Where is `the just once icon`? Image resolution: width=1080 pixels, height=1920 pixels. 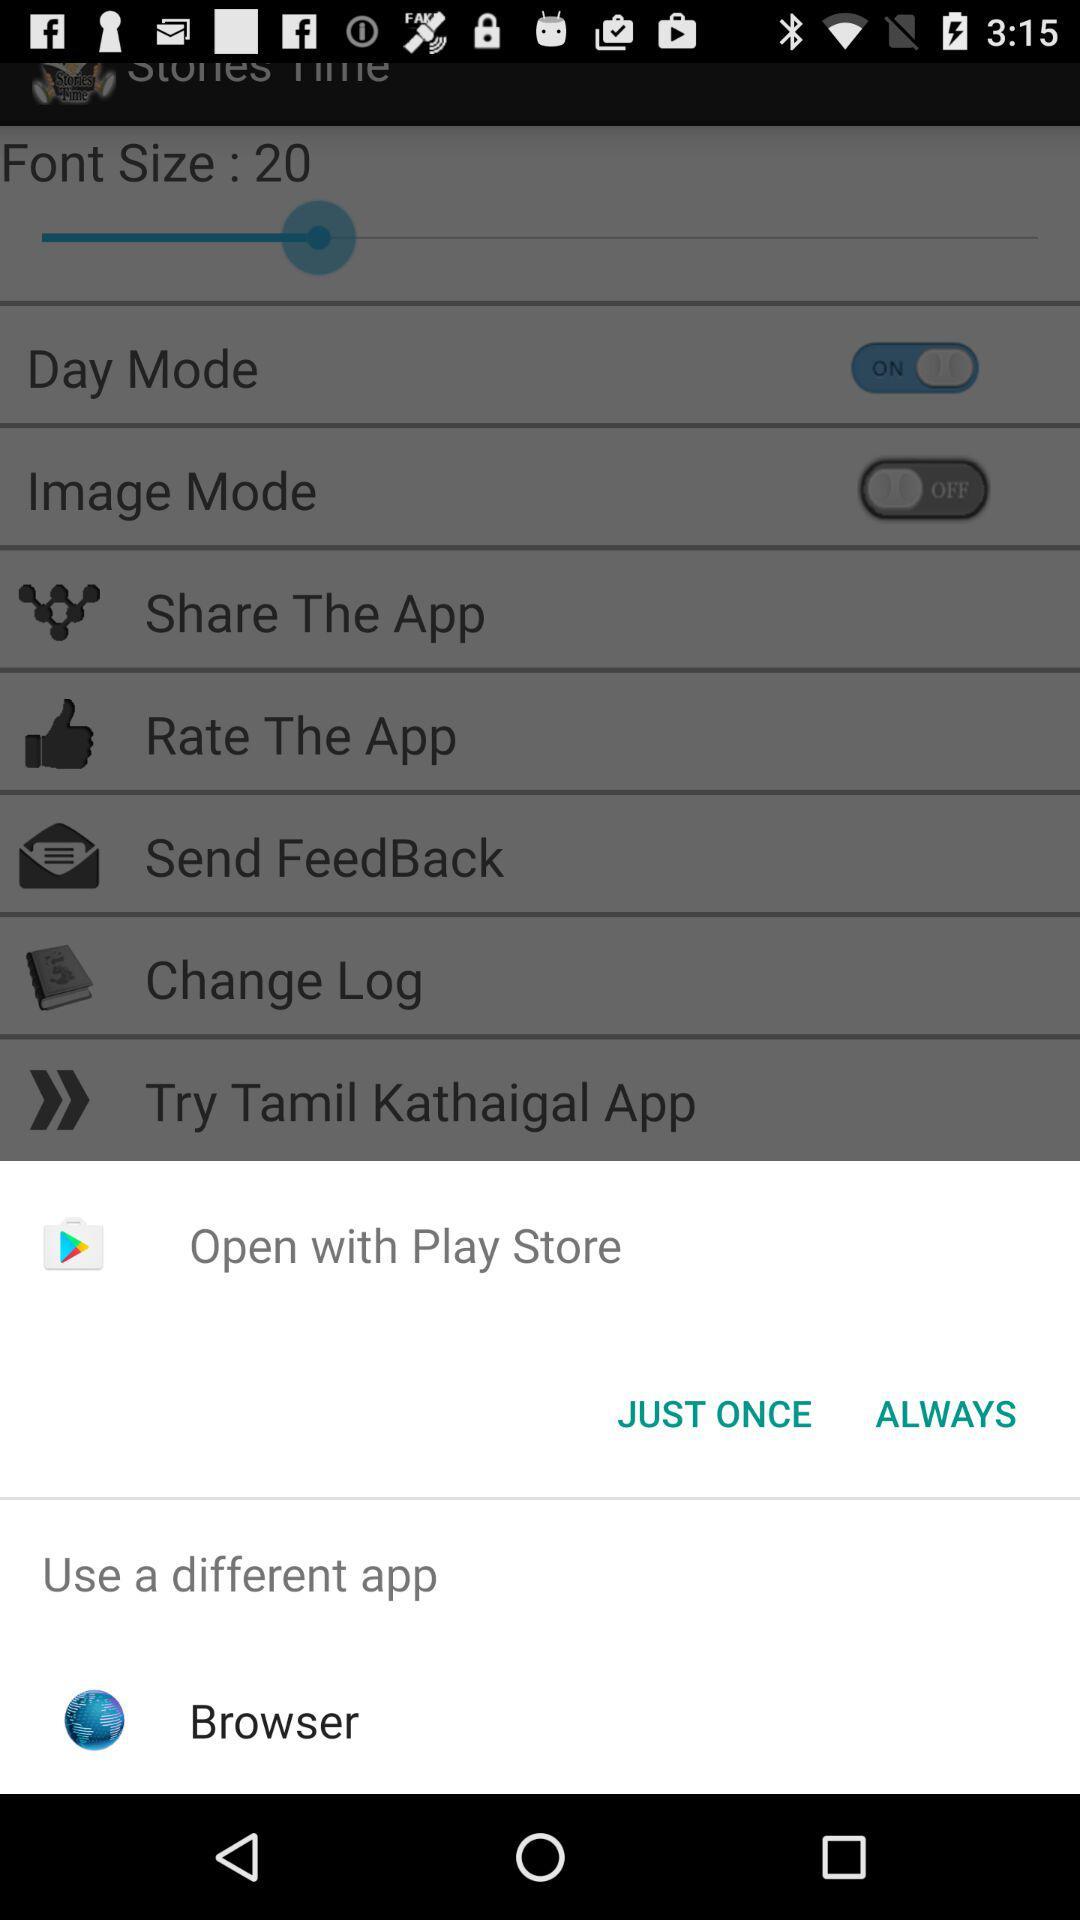 the just once icon is located at coordinates (713, 1411).